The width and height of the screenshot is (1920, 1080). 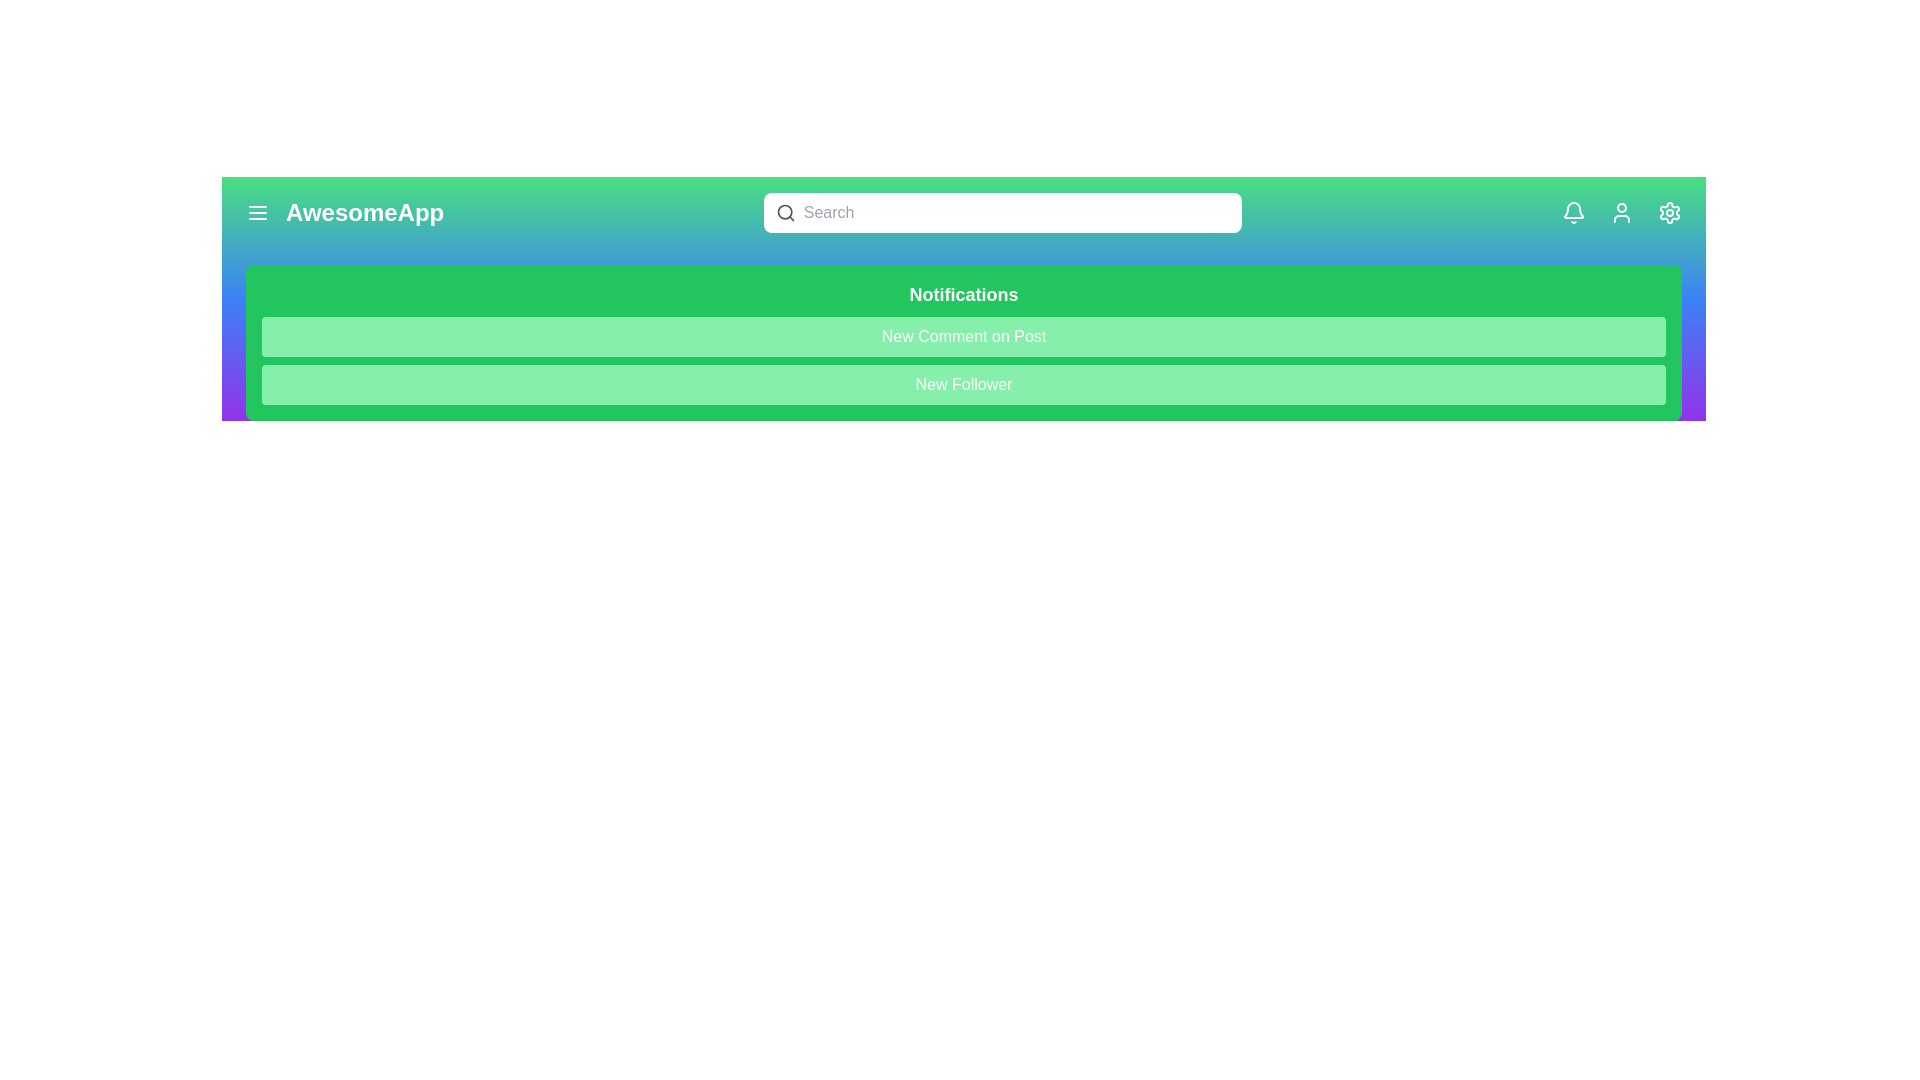 I want to click on the cogwheel icon in the top-right corner of the application interface, so click(x=1670, y=212).